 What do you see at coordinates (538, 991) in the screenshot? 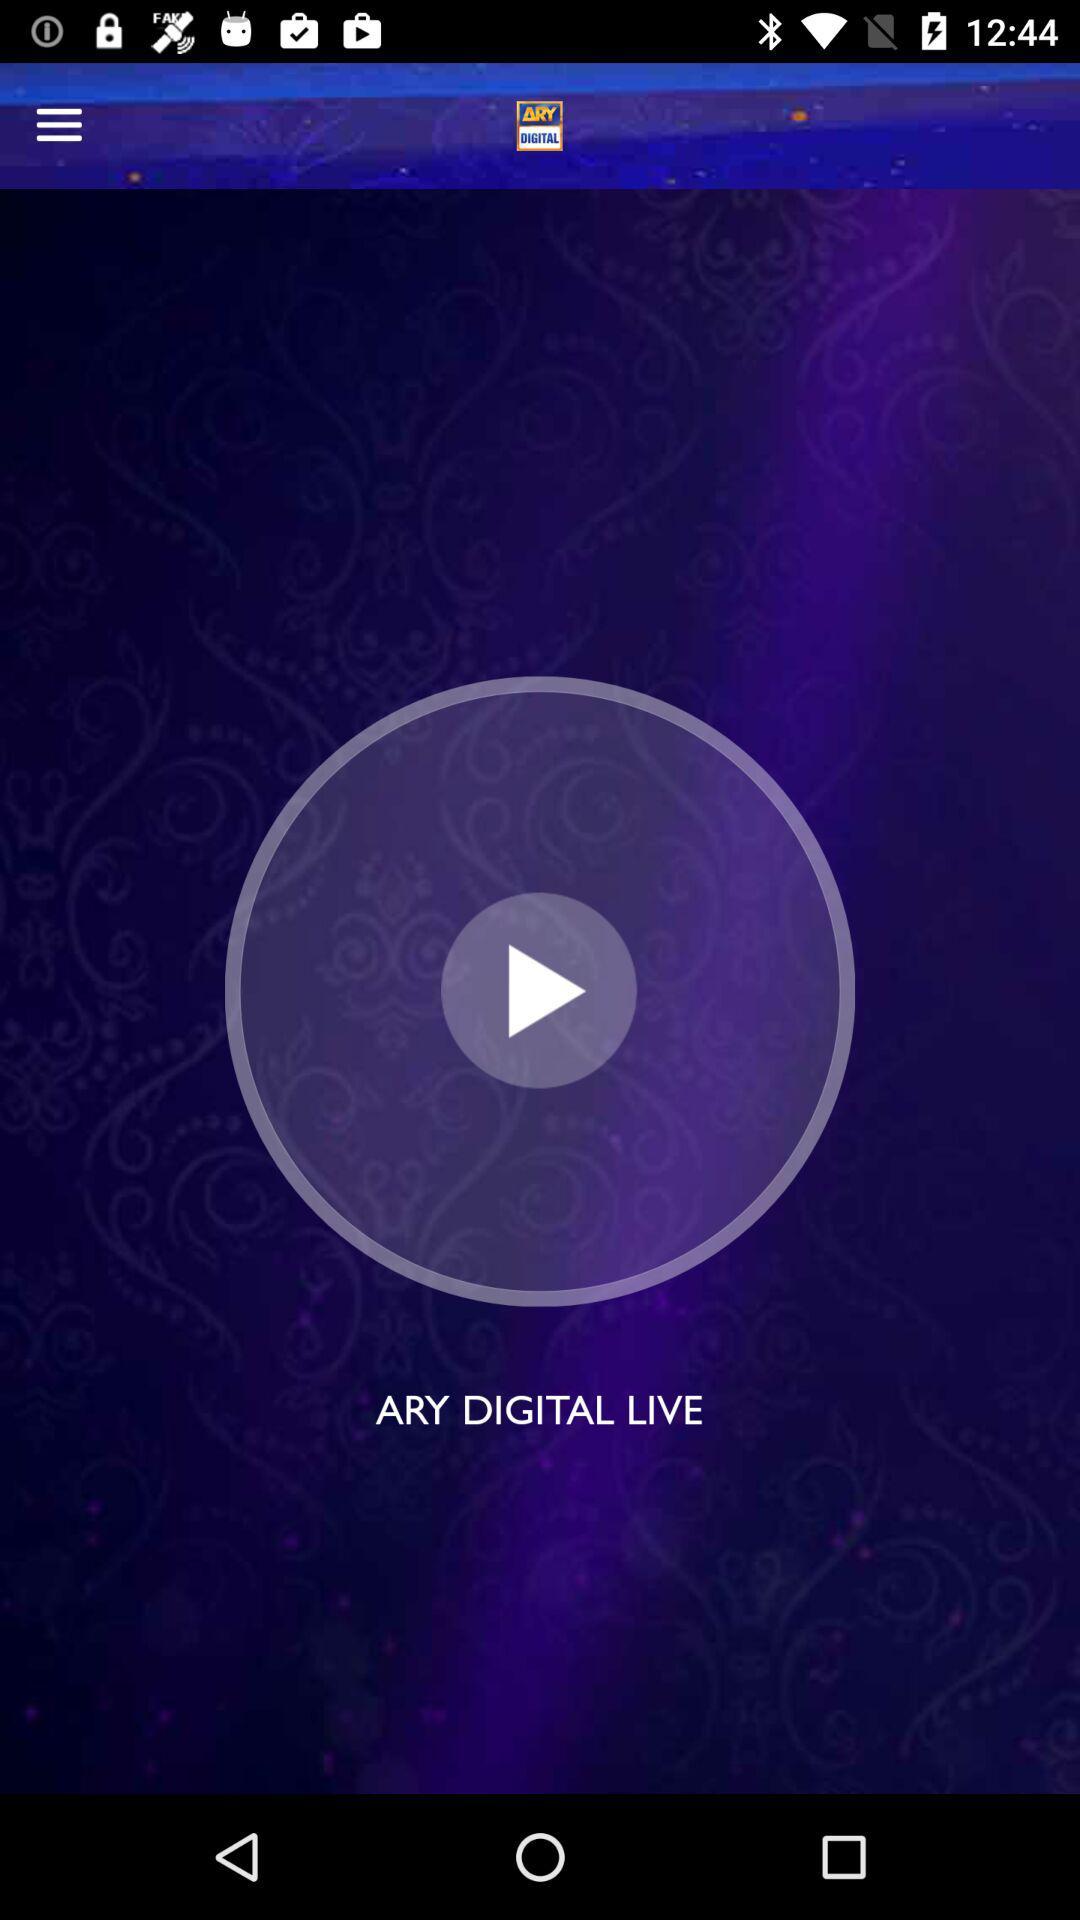
I see `button` at bounding box center [538, 991].